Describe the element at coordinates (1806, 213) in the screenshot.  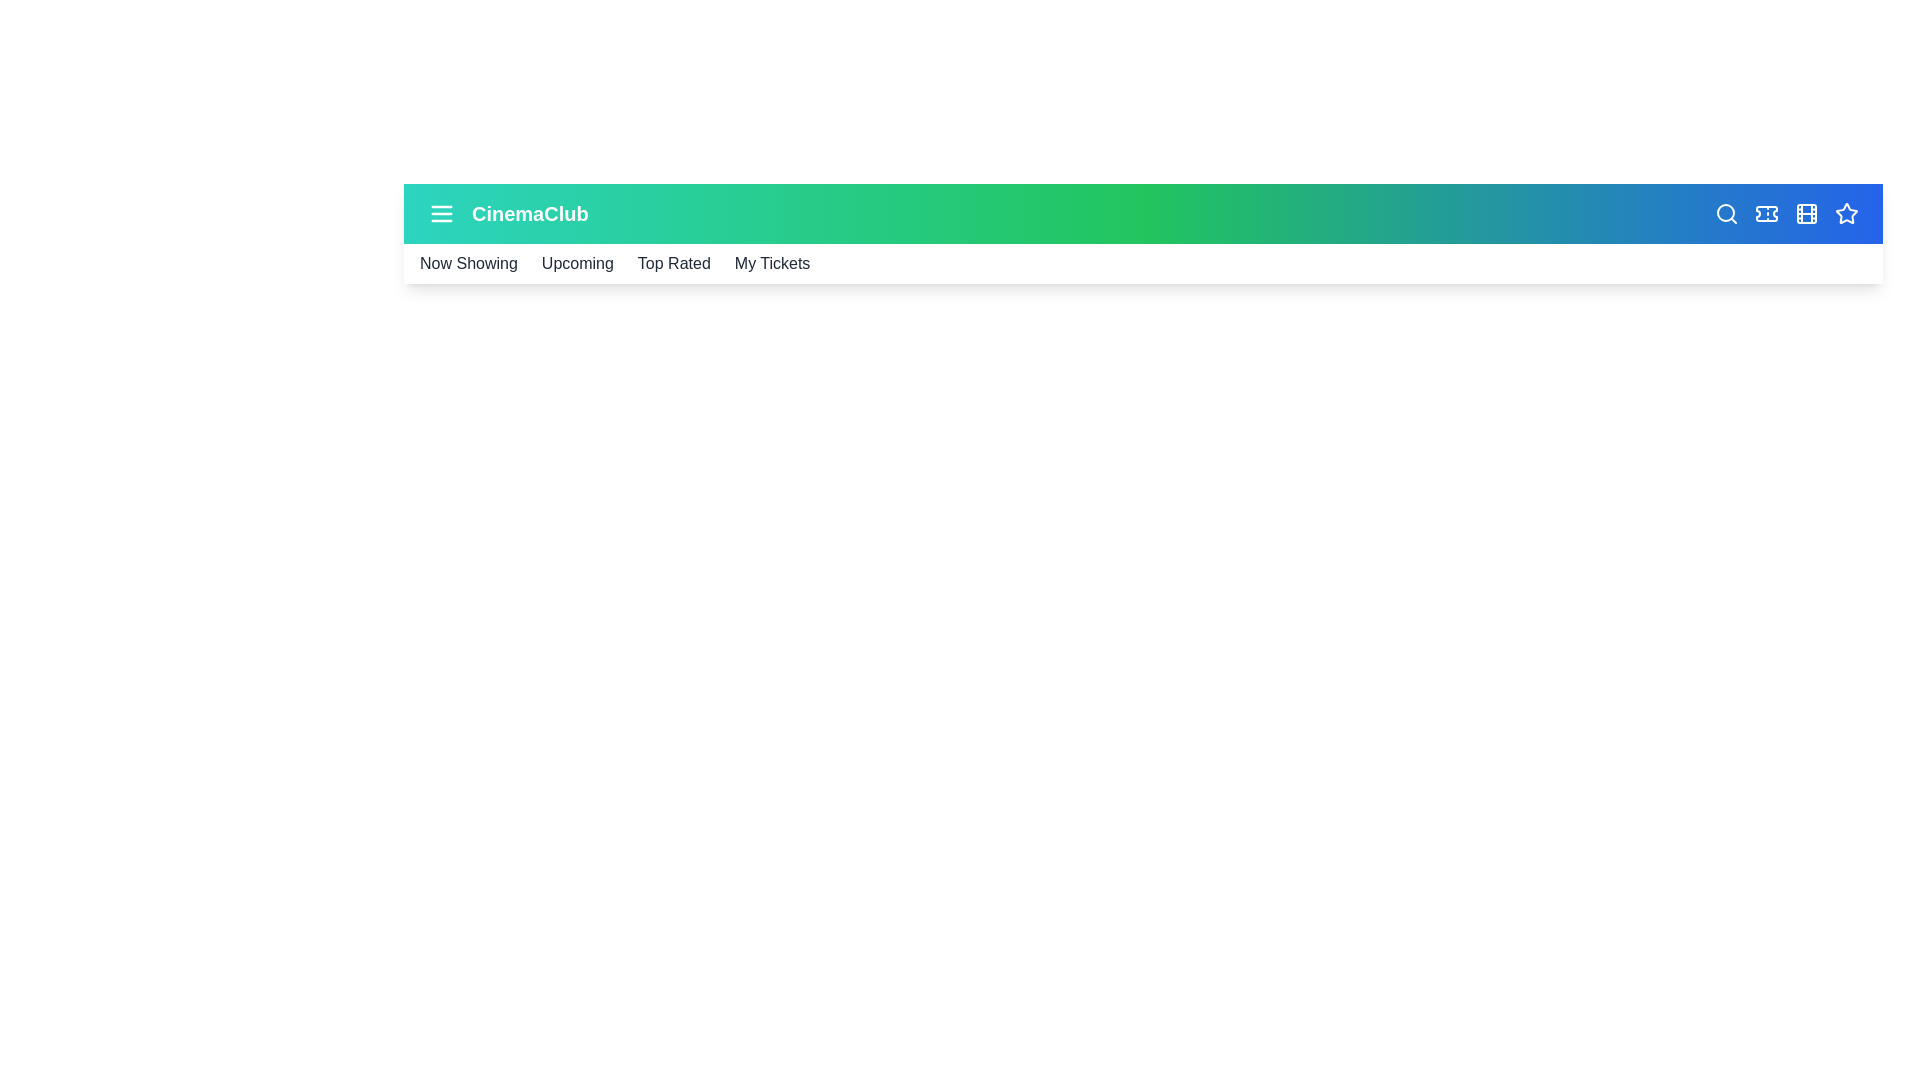
I see `the film icon in the CinemaAppBar` at that location.